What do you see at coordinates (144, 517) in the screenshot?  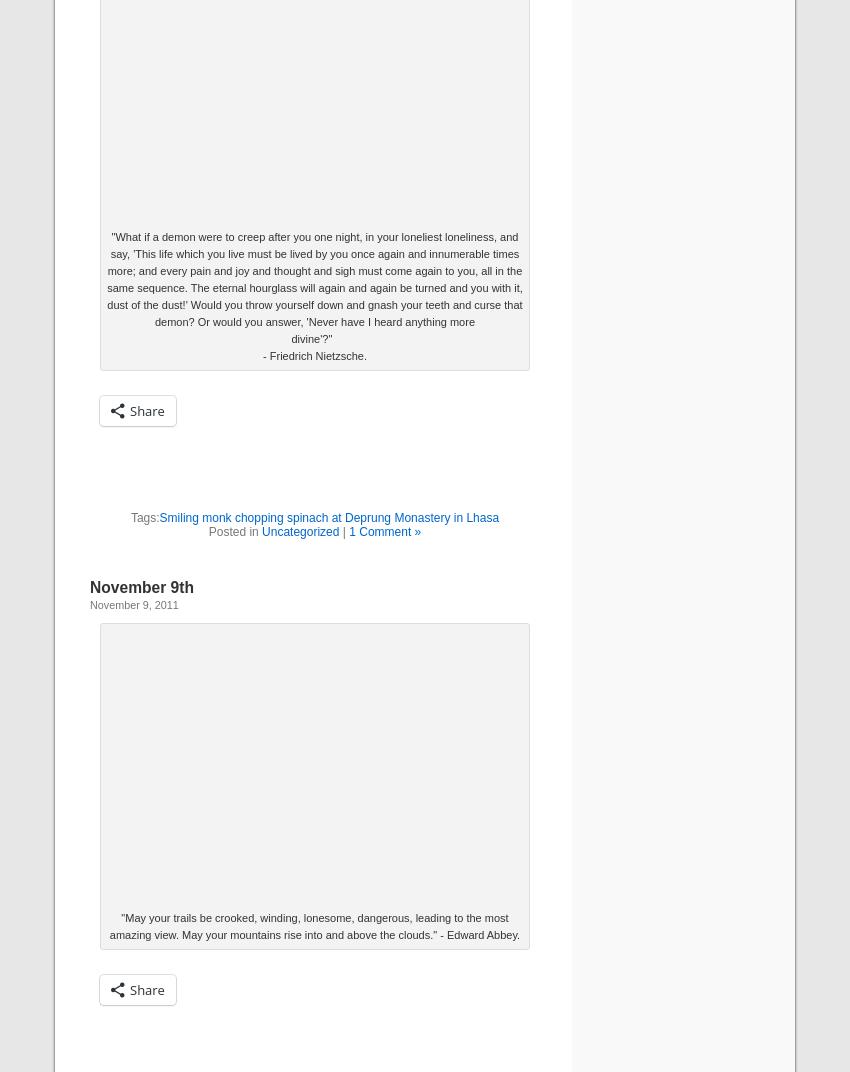 I see `'Tags:'` at bounding box center [144, 517].